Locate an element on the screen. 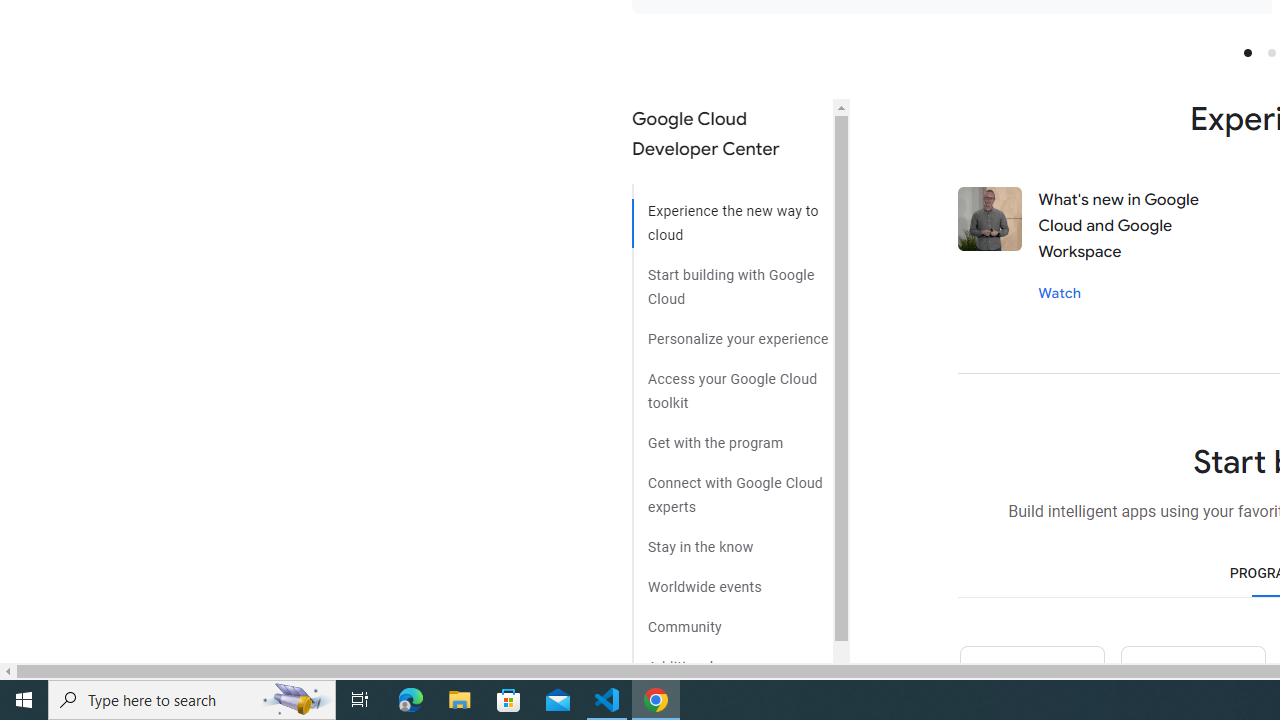 This screenshot has height=720, width=1280. 'Worldwide events' is located at coordinates (731, 579).